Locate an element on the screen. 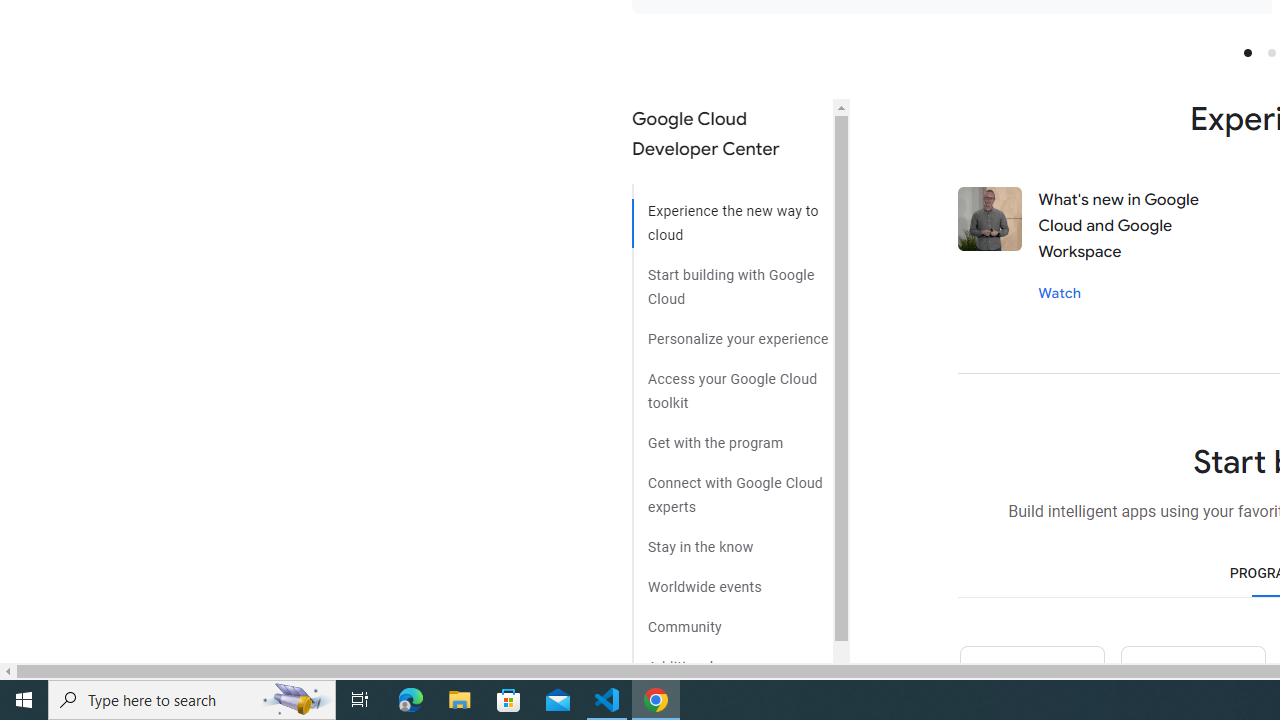 This screenshot has height=720, width=1280. 'Worldwide events' is located at coordinates (731, 579).